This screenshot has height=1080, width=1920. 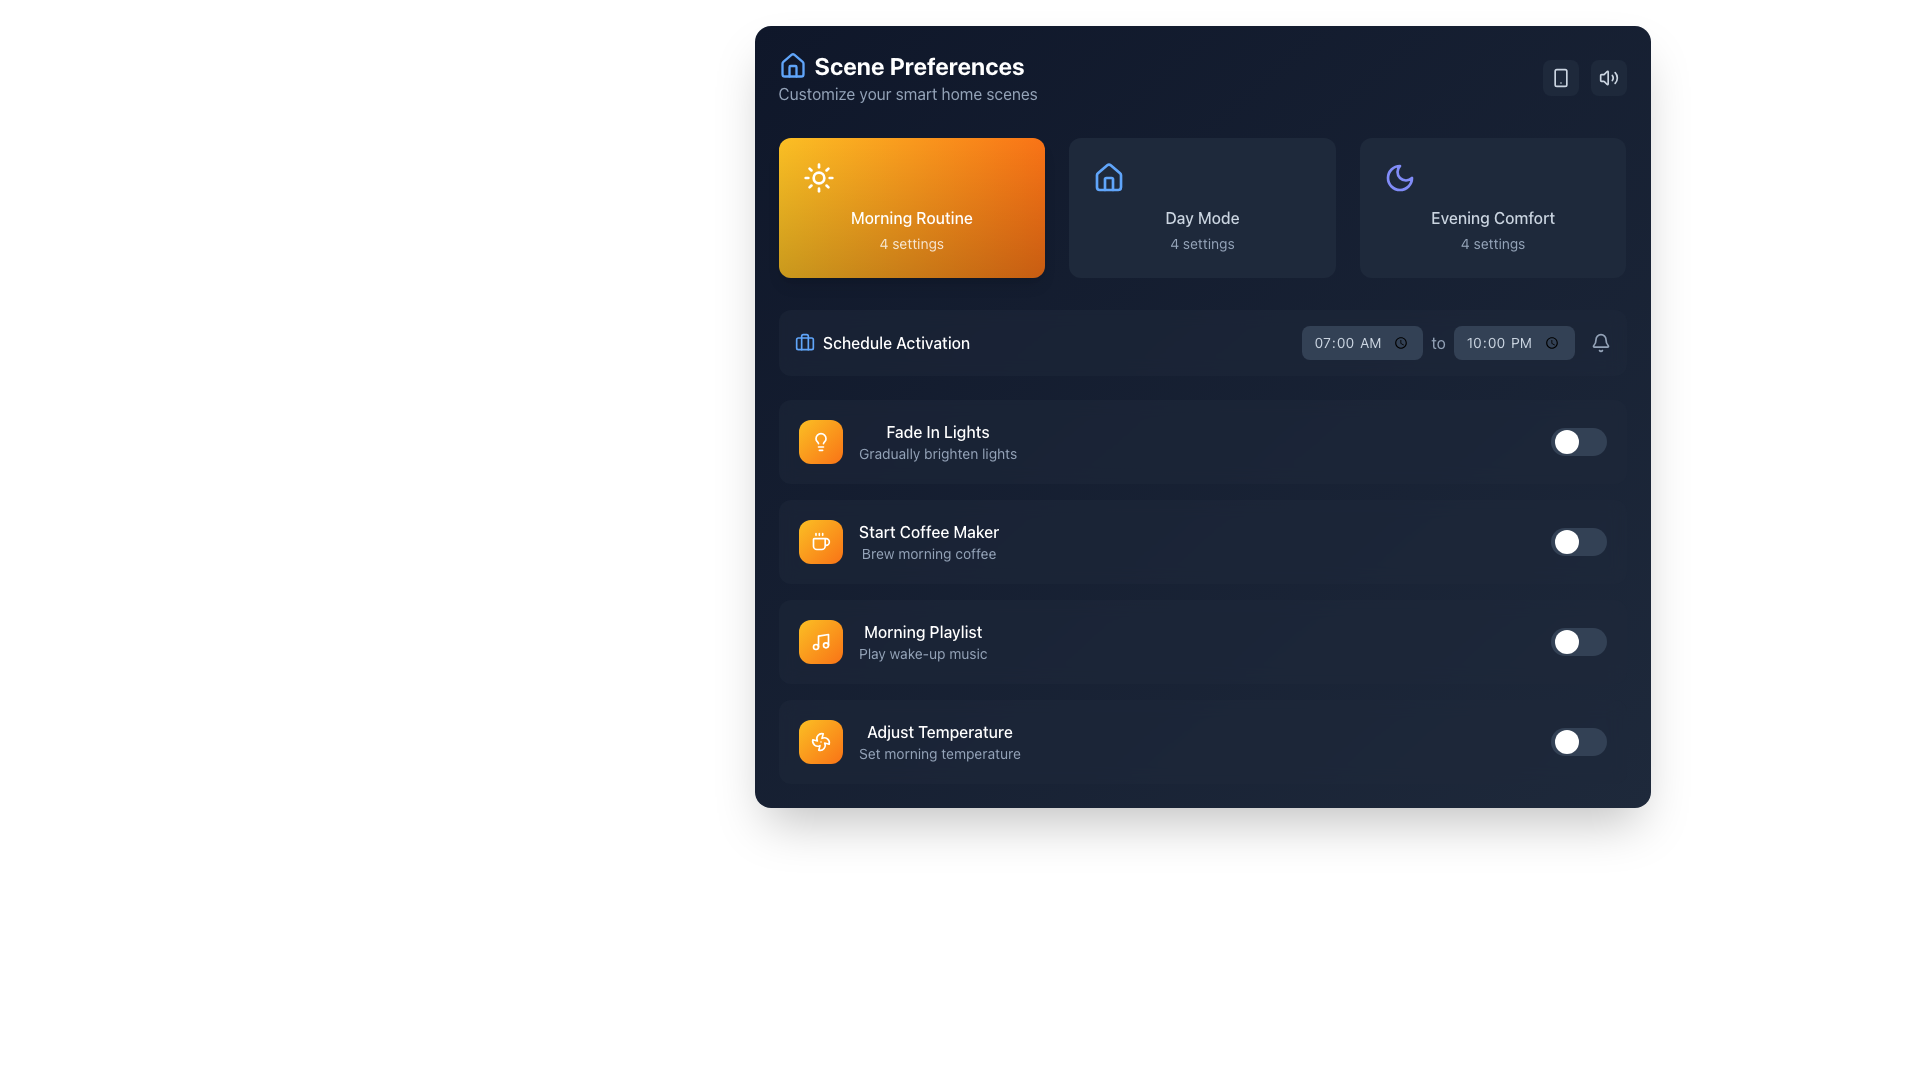 I want to click on the rectangular button with rounded corners, featuring a gradient background from amber to orange and a white music notes icon, so click(x=820, y=641).